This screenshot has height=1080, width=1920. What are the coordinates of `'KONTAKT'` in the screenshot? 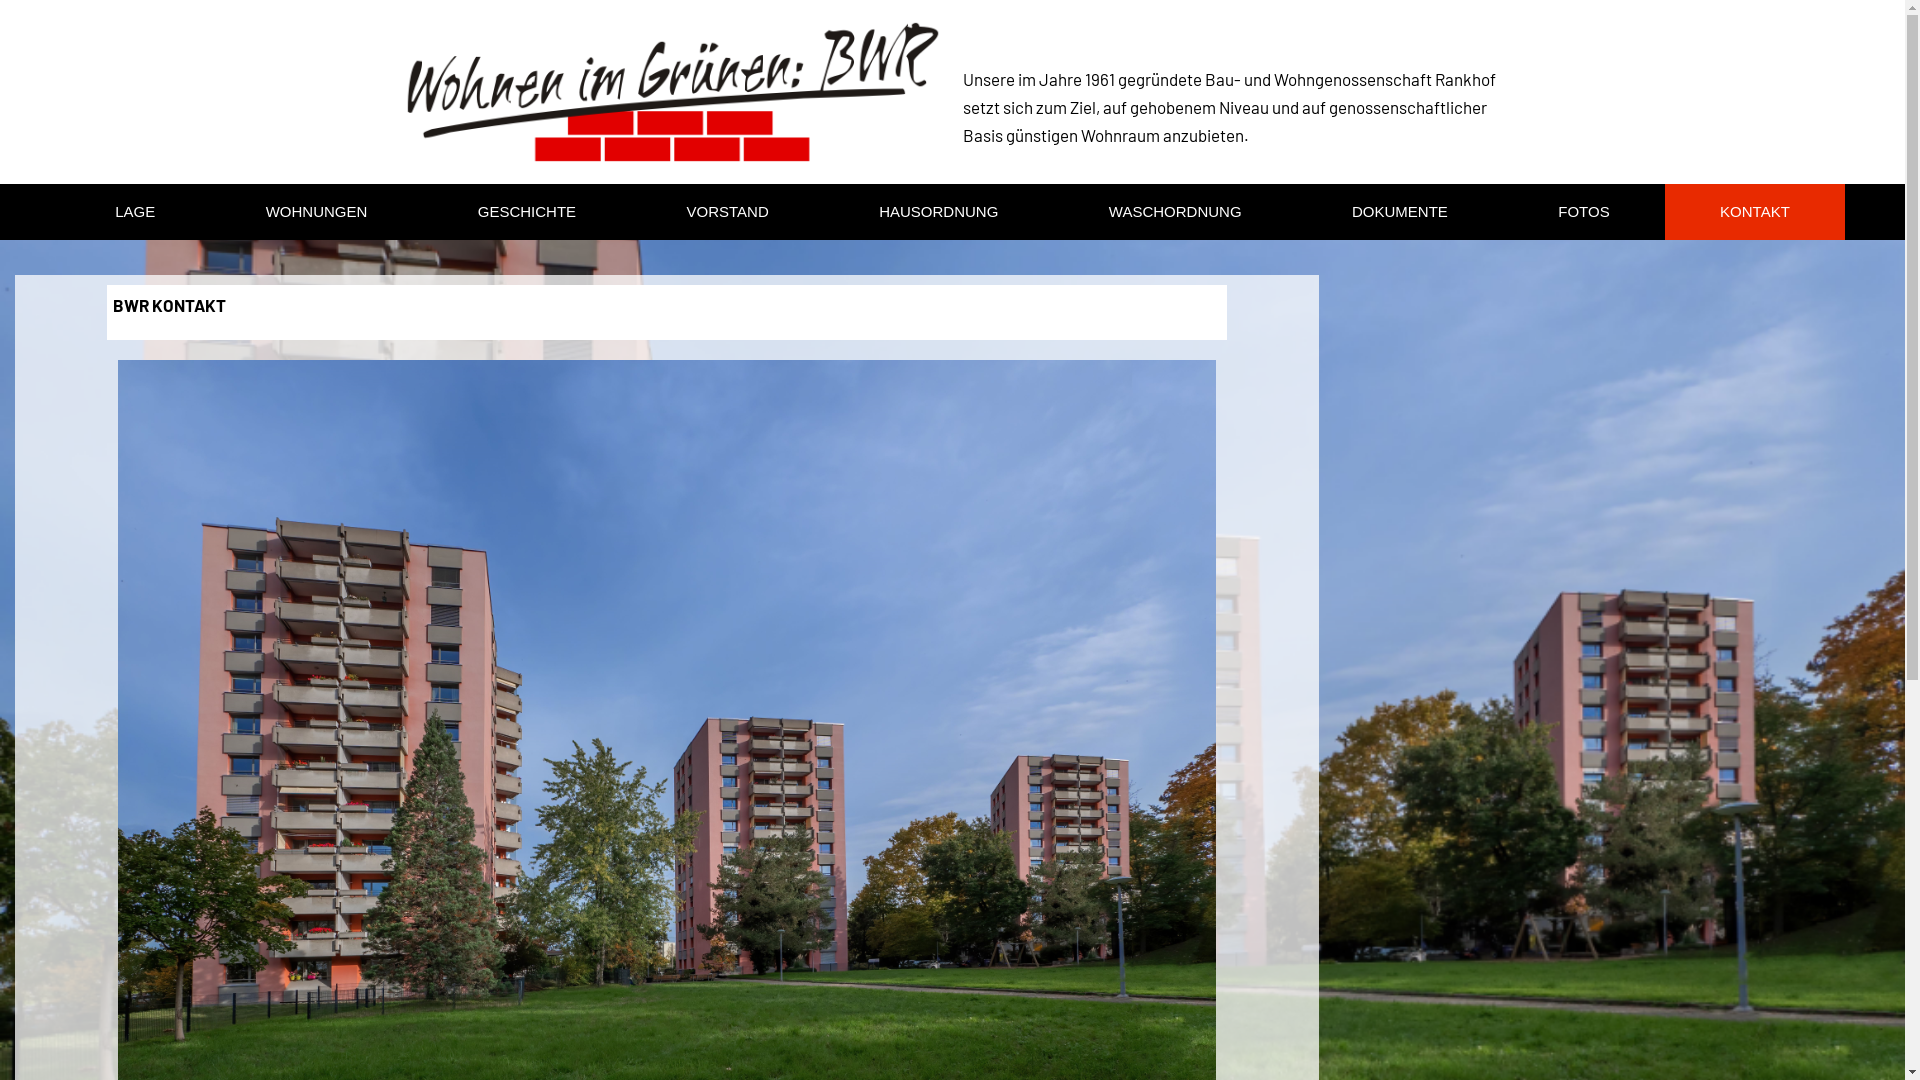 It's located at (1754, 212).